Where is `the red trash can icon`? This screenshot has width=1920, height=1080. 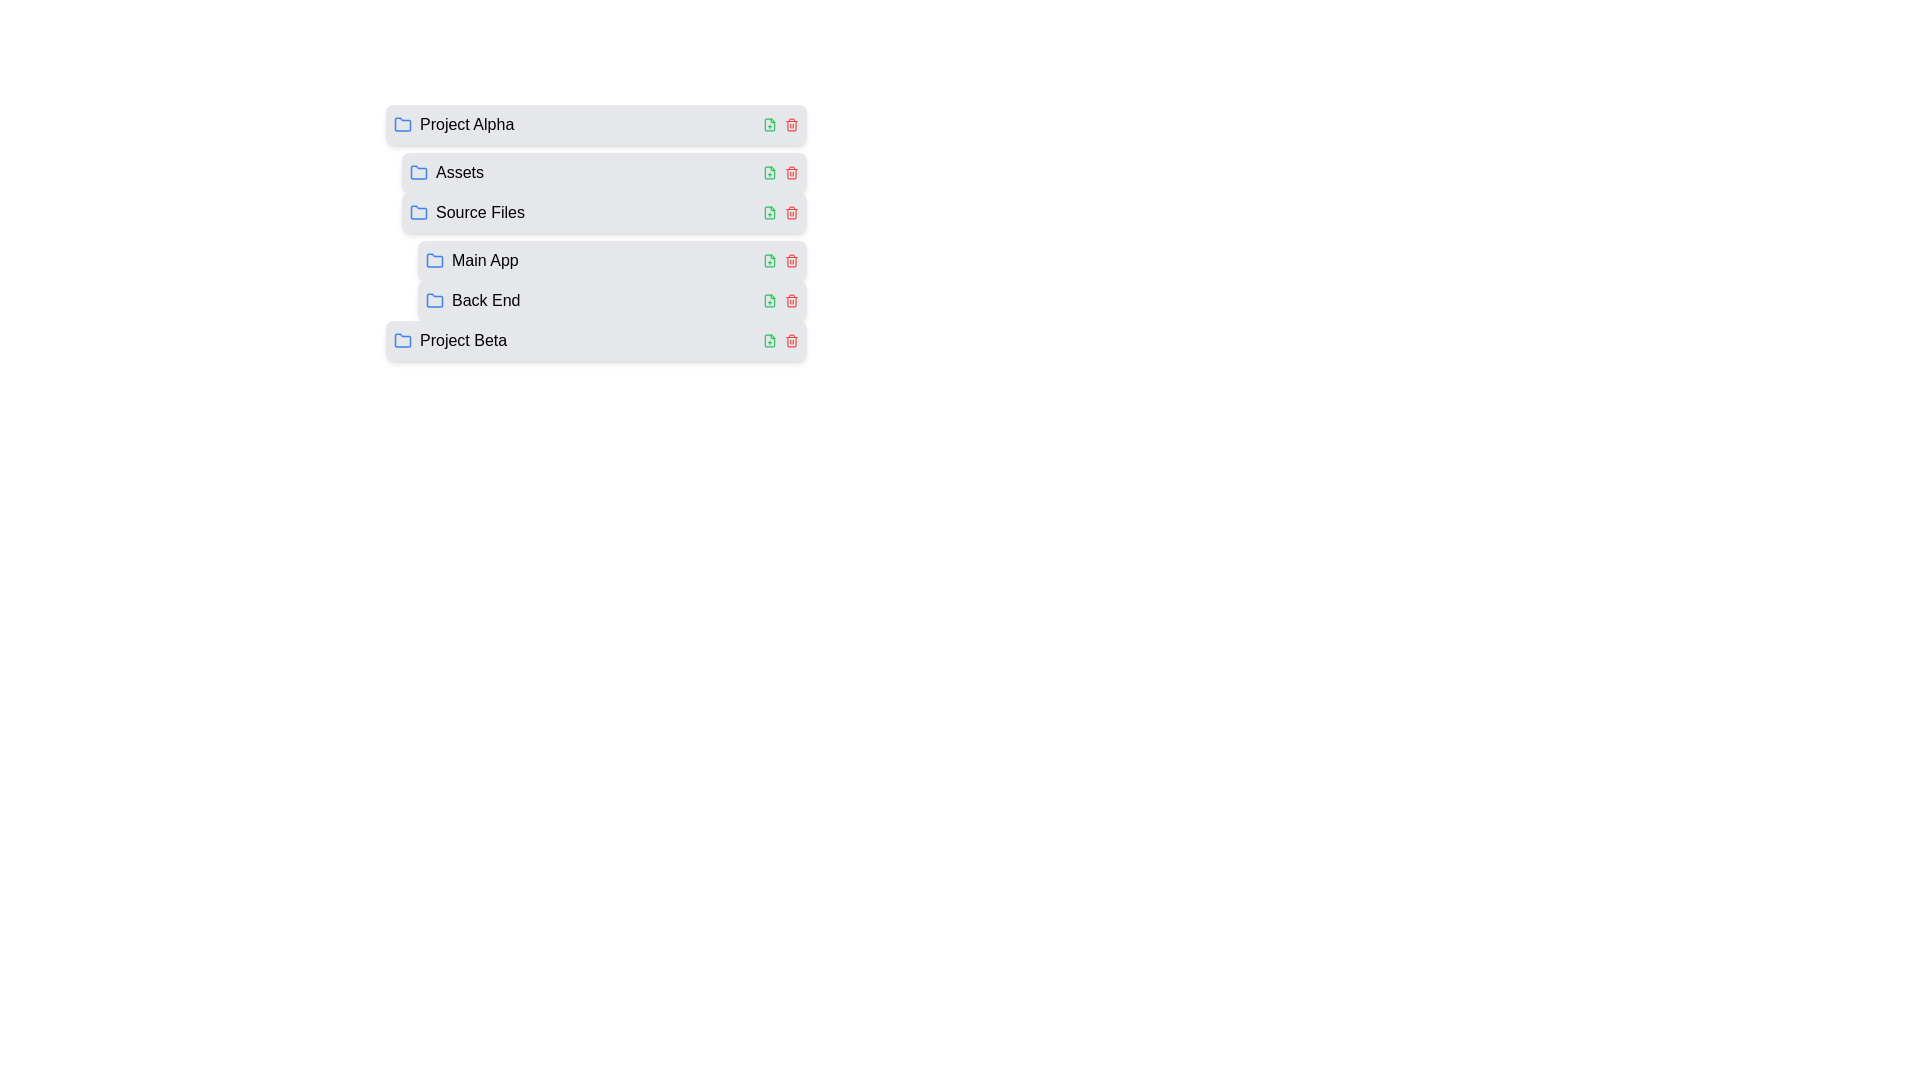
the red trash can icon is located at coordinates (791, 300).